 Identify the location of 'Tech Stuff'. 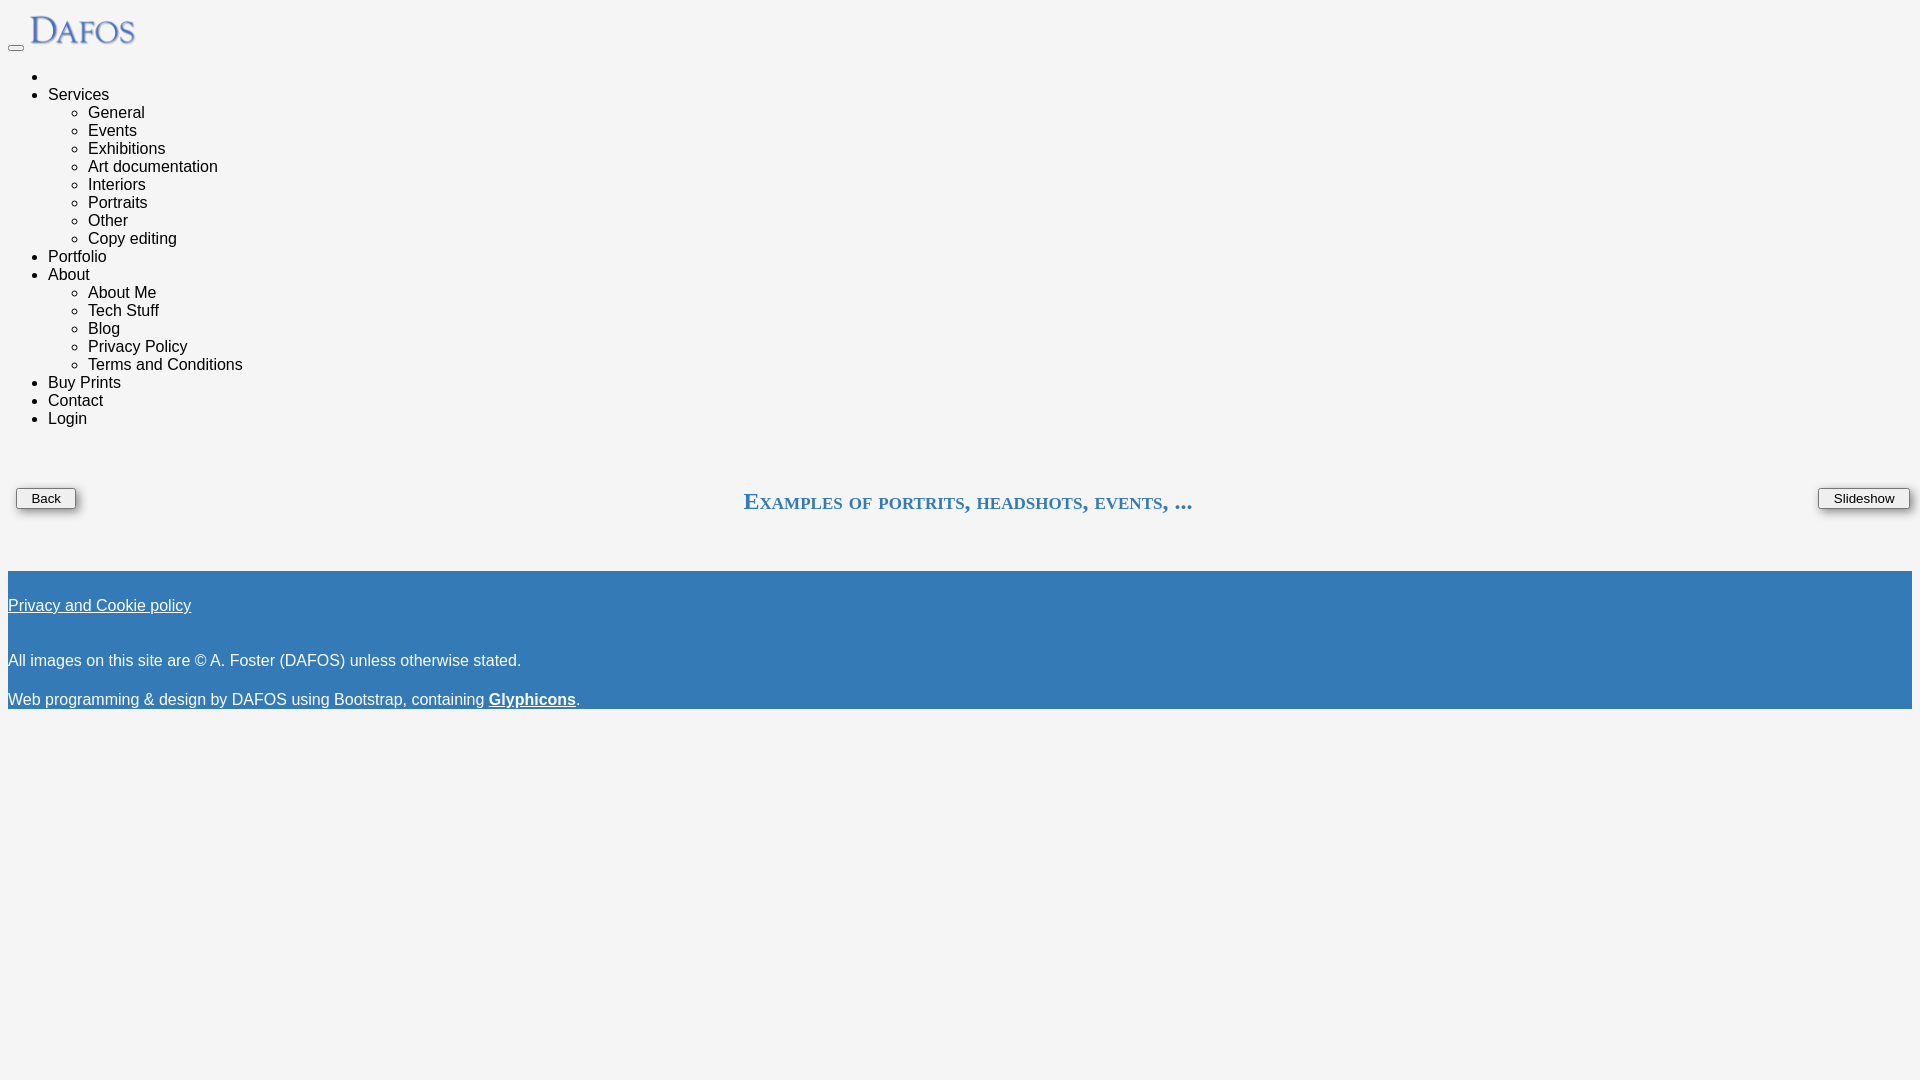
(86, 310).